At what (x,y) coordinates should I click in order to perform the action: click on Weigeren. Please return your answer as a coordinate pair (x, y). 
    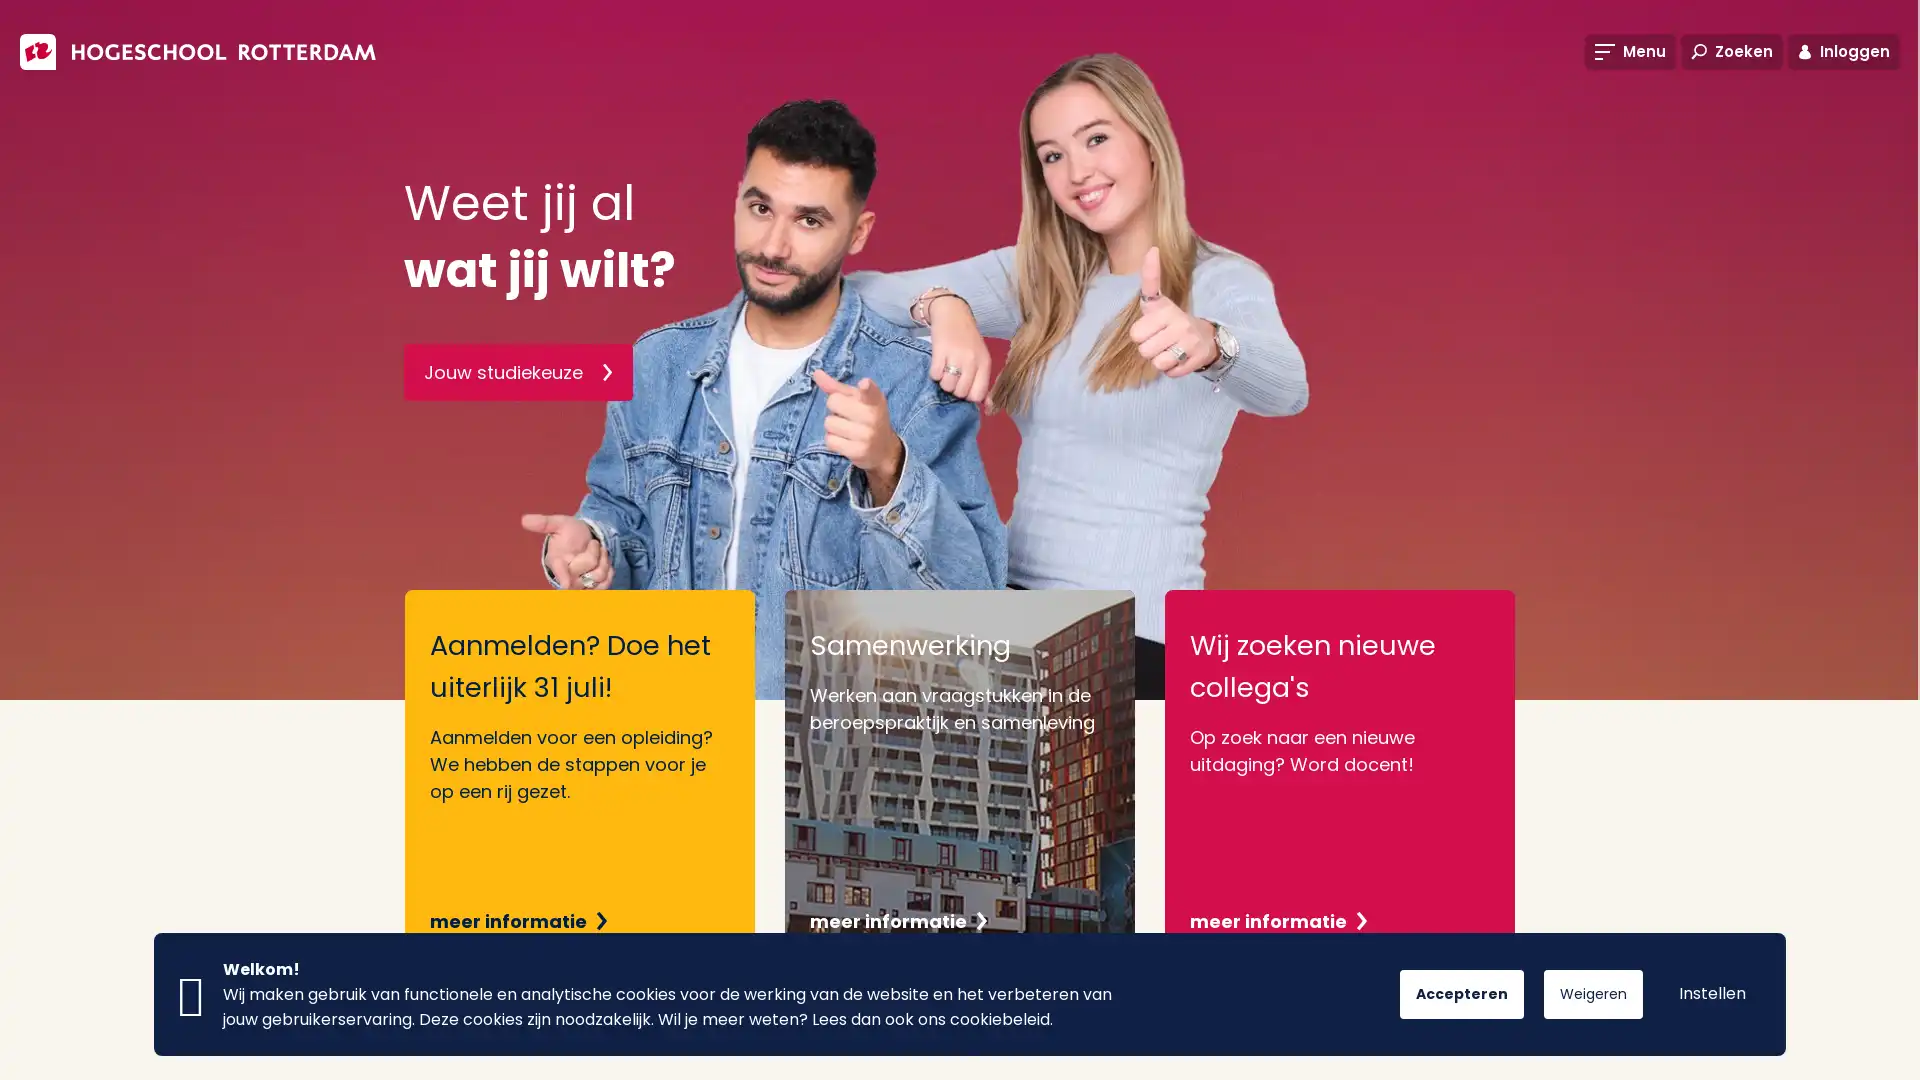
    Looking at the image, I should click on (1591, 994).